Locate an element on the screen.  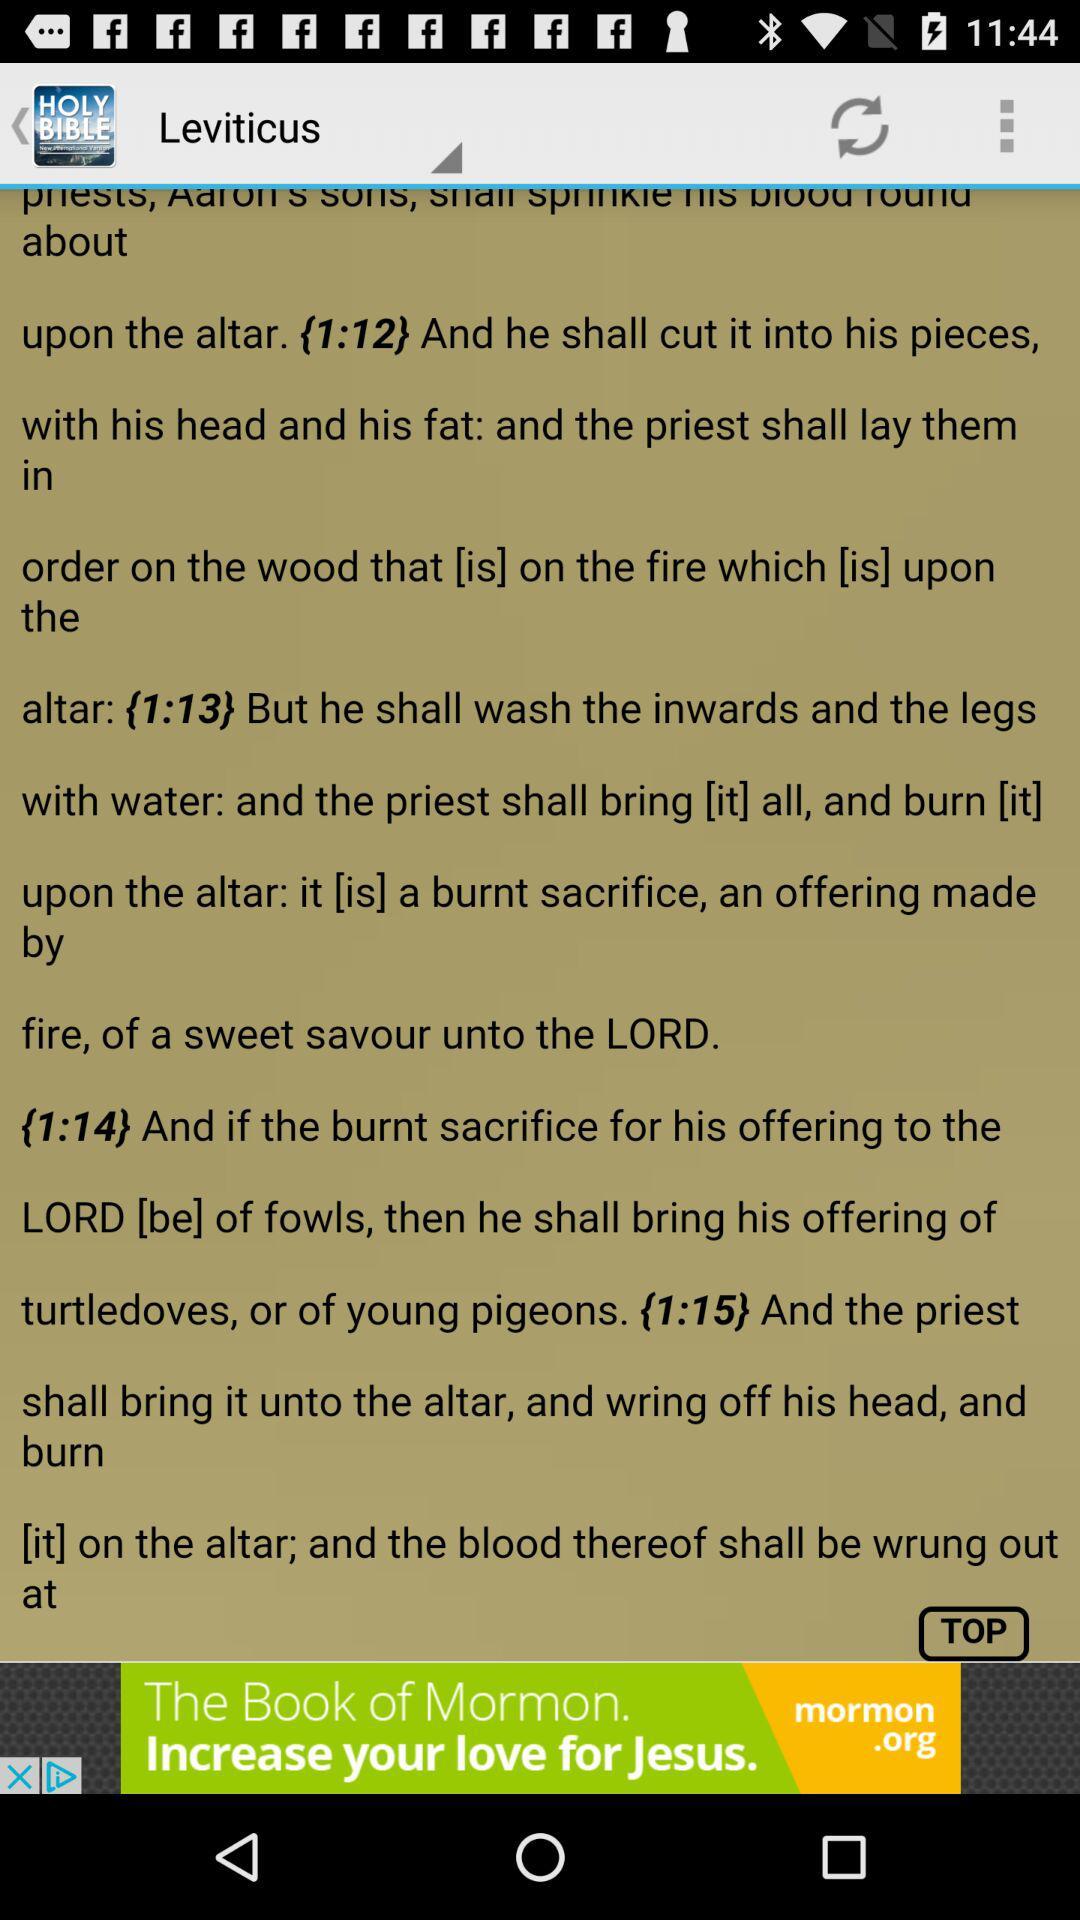
advertisement page is located at coordinates (540, 924).